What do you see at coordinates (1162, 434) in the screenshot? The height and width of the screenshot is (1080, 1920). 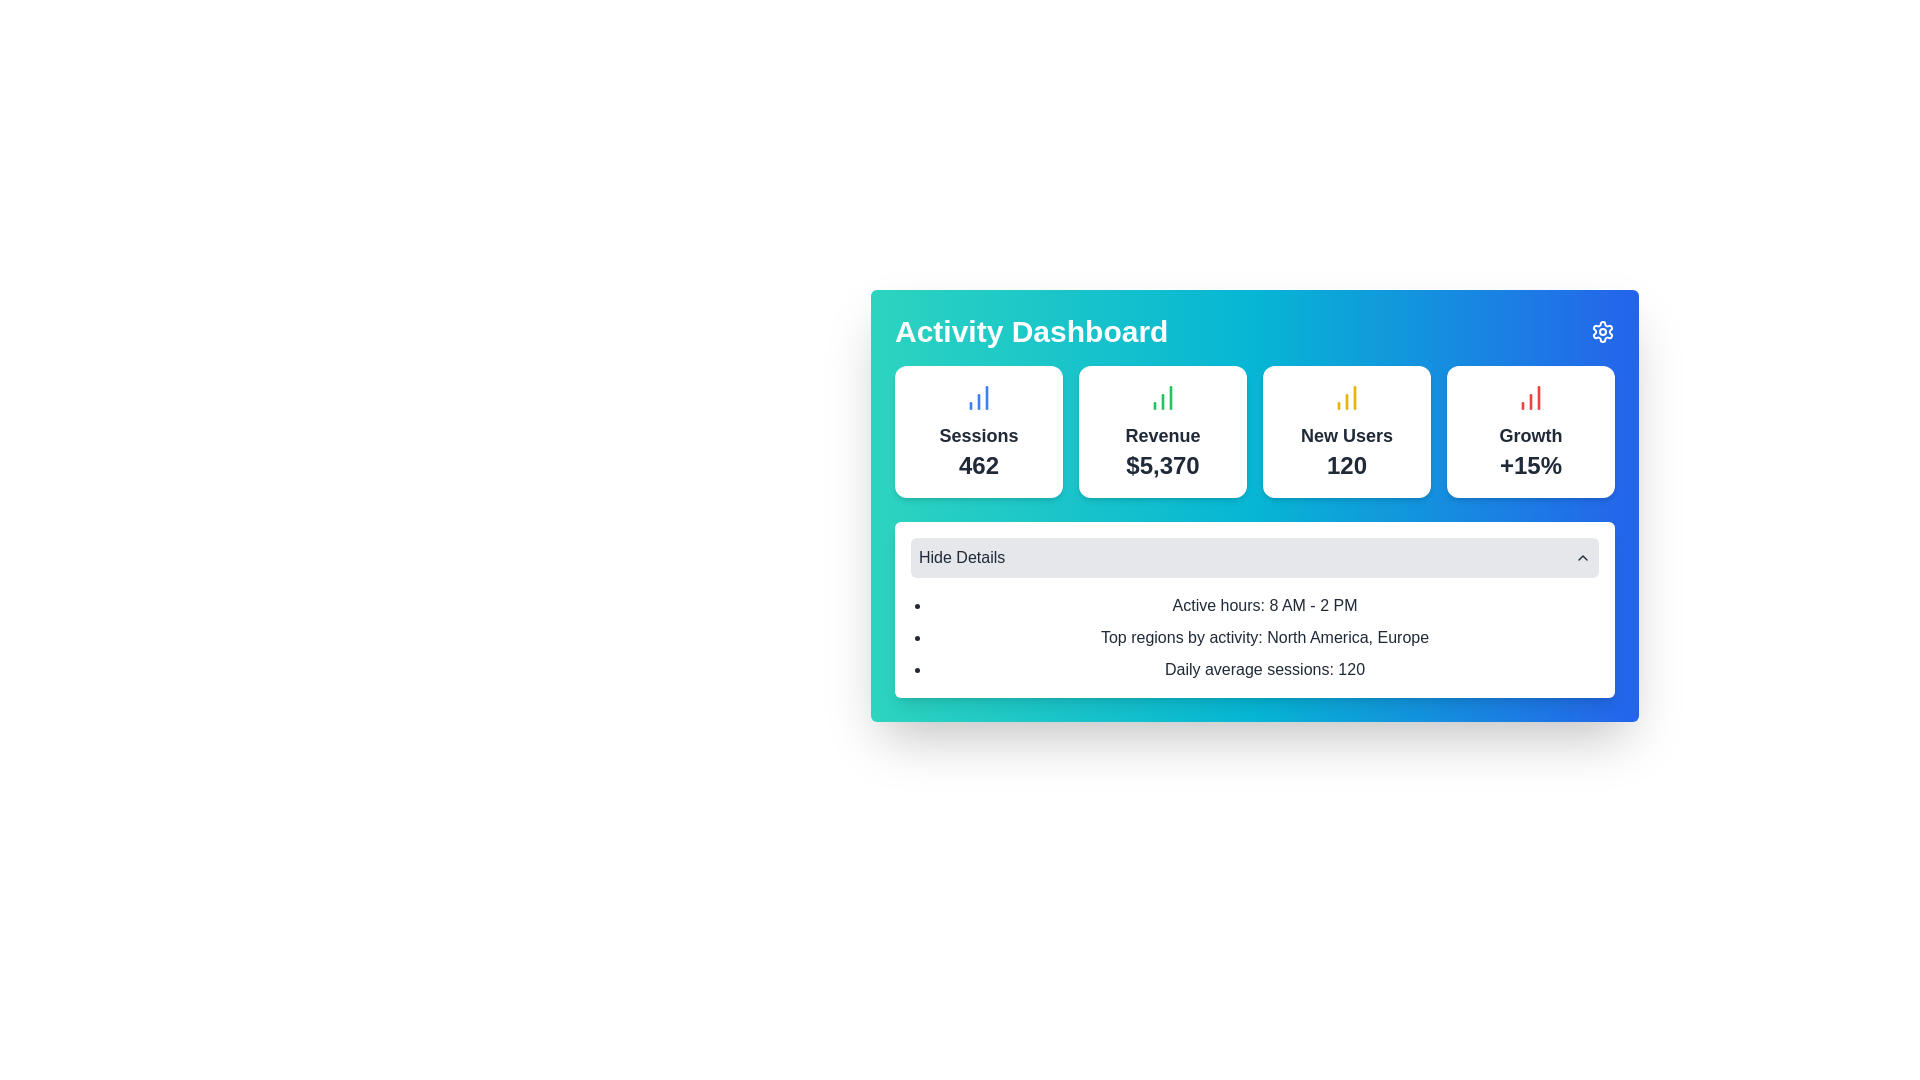 I see `the text label that describes the revenue figure` at bounding box center [1162, 434].